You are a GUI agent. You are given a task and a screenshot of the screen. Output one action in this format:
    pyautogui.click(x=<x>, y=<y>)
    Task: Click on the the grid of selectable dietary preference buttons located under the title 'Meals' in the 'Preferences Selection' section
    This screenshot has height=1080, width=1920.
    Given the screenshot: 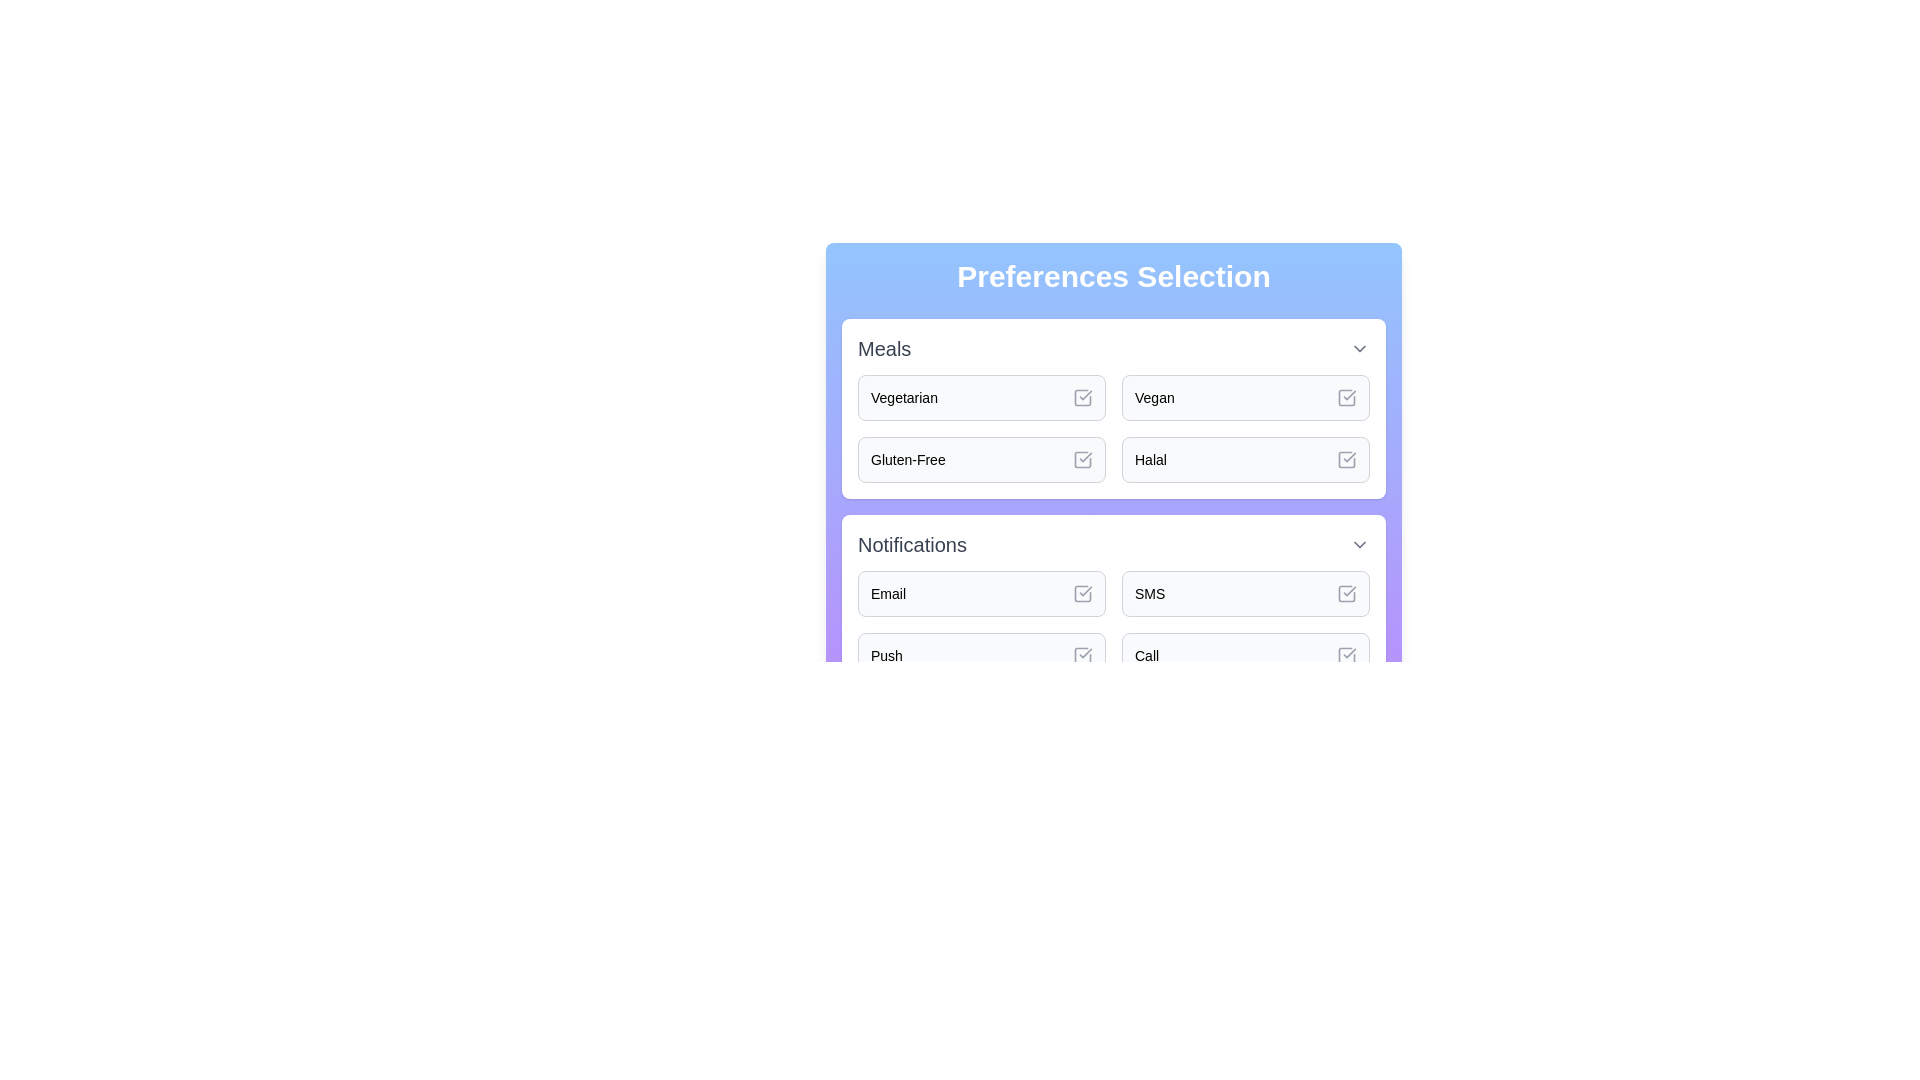 What is the action you would take?
    pyautogui.click(x=1112, y=427)
    